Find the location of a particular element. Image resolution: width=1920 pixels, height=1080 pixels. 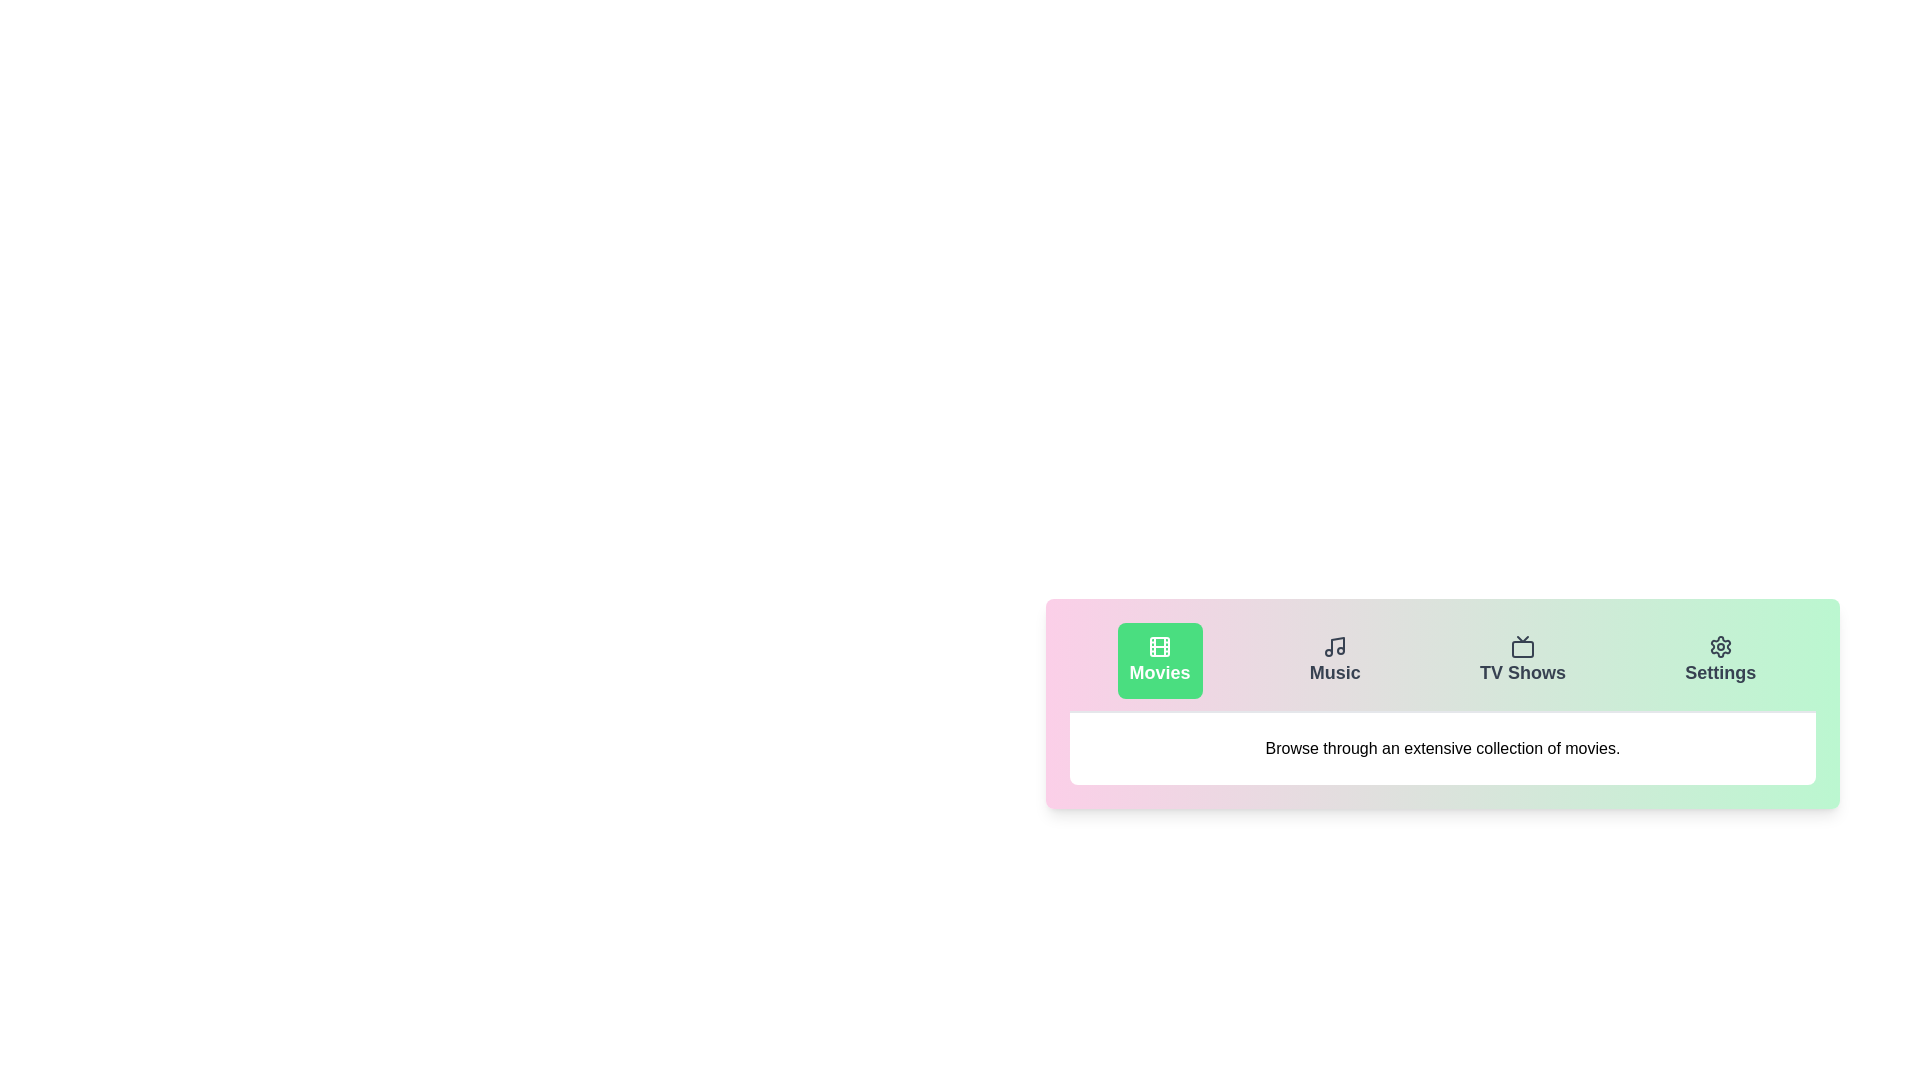

the Music tab by clicking on it is located at coordinates (1335, 660).